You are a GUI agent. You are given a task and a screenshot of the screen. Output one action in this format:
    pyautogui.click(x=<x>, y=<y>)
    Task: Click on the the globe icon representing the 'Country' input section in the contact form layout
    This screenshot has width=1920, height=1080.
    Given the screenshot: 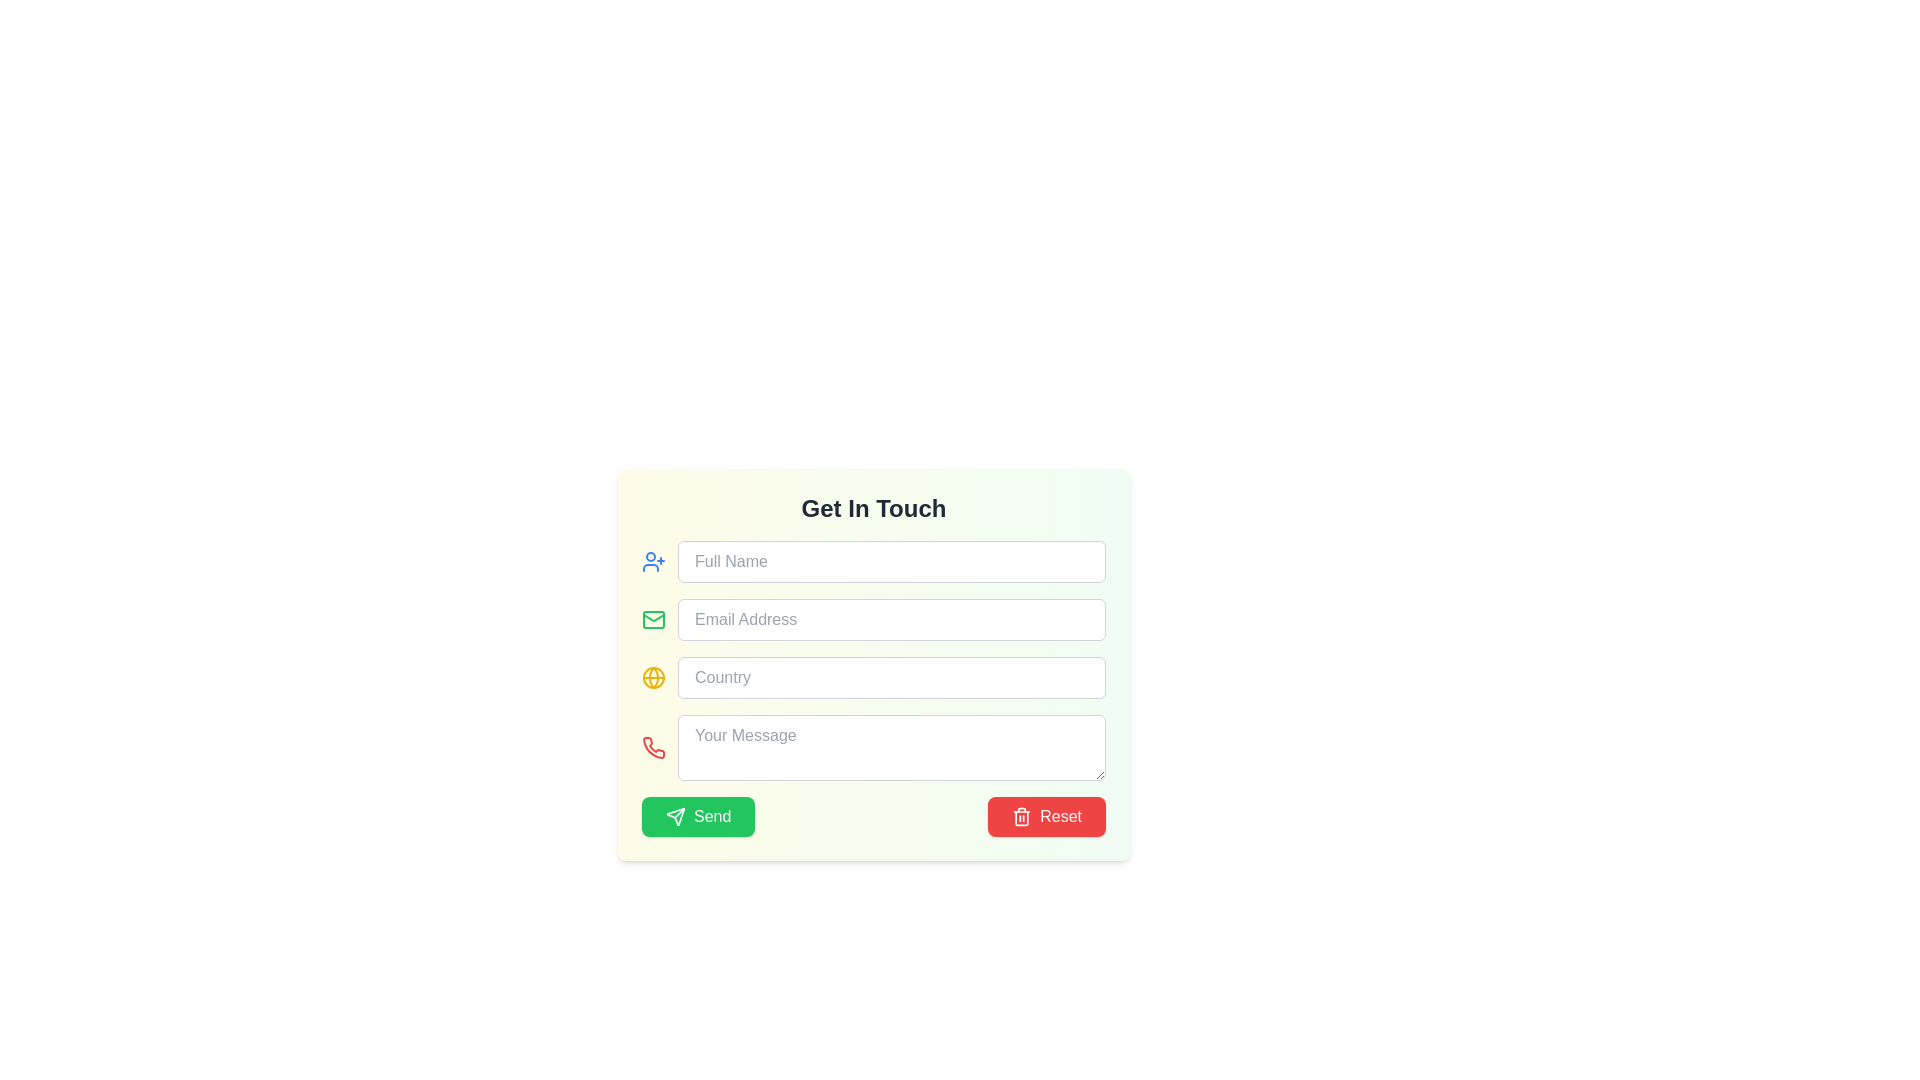 What is the action you would take?
    pyautogui.click(x=653, y=677)
    